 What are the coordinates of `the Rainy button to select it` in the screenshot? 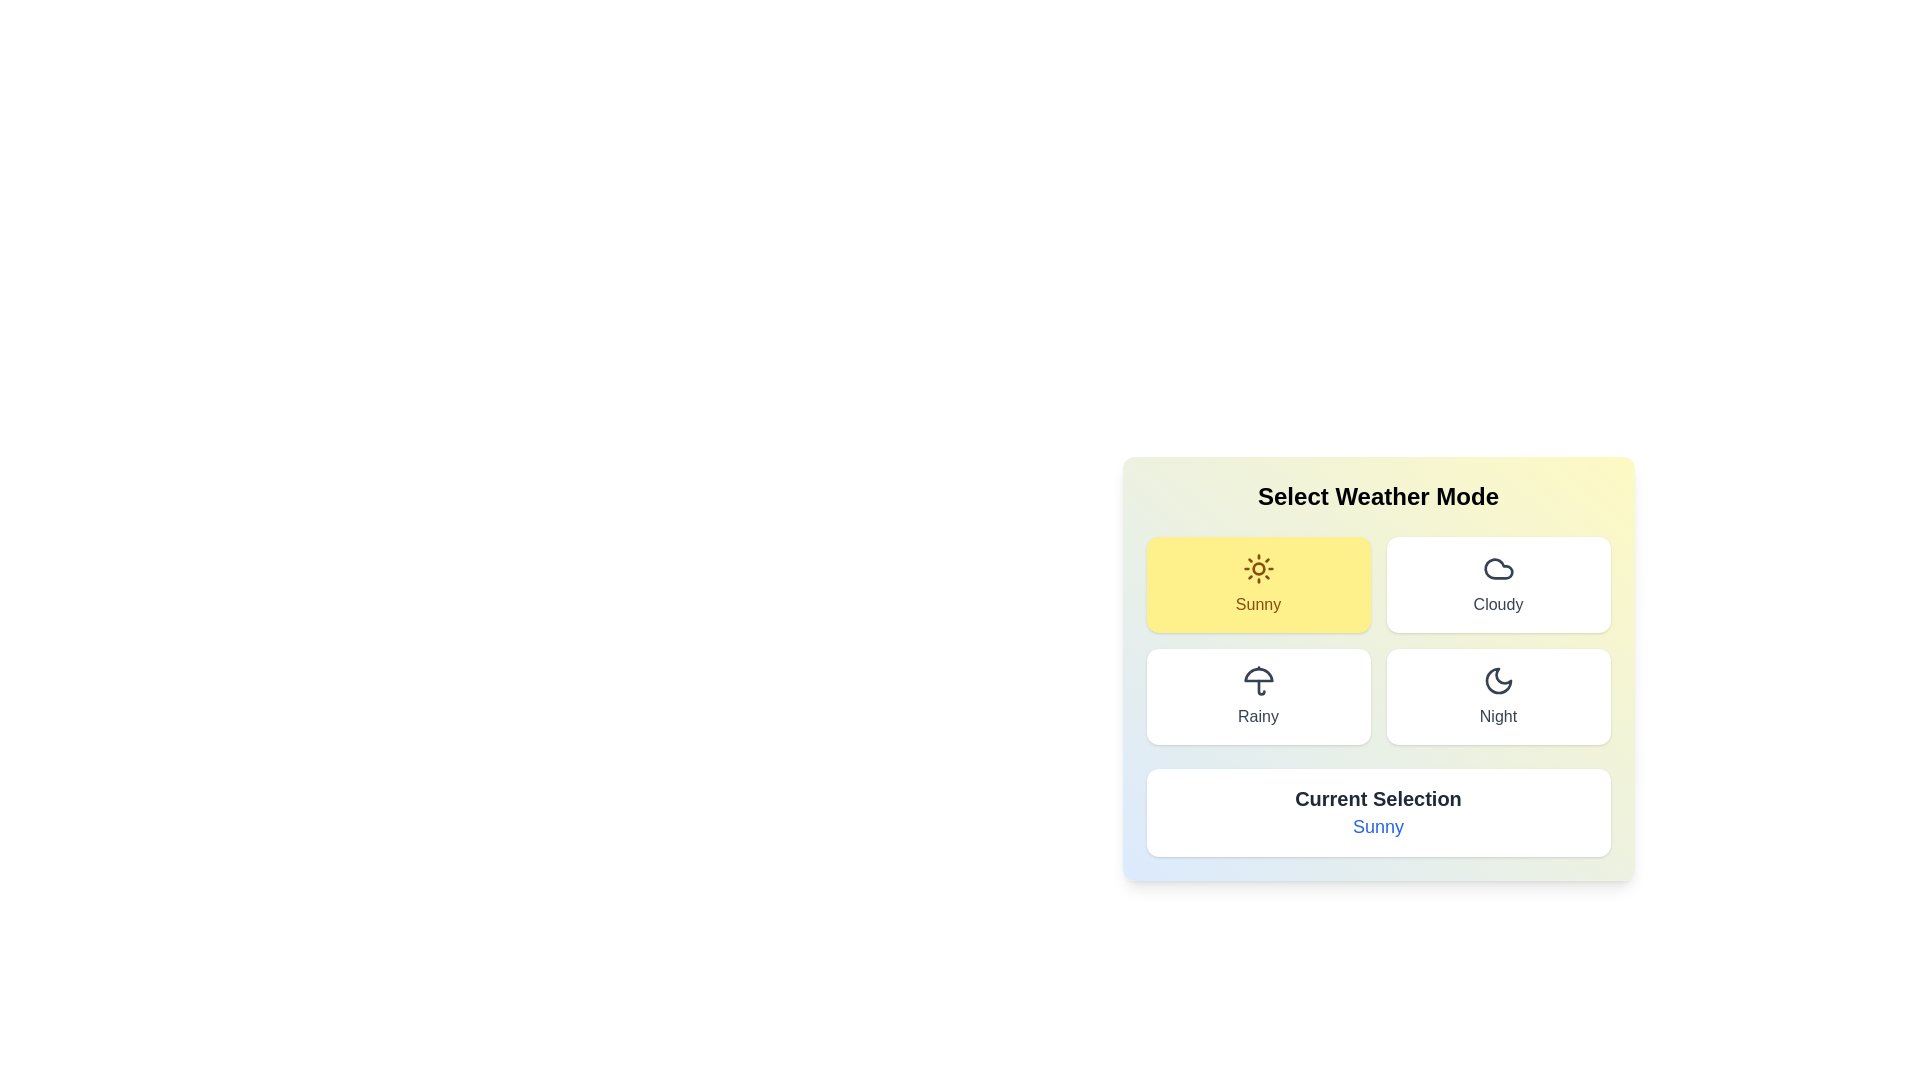 It's located at (1257, 696).